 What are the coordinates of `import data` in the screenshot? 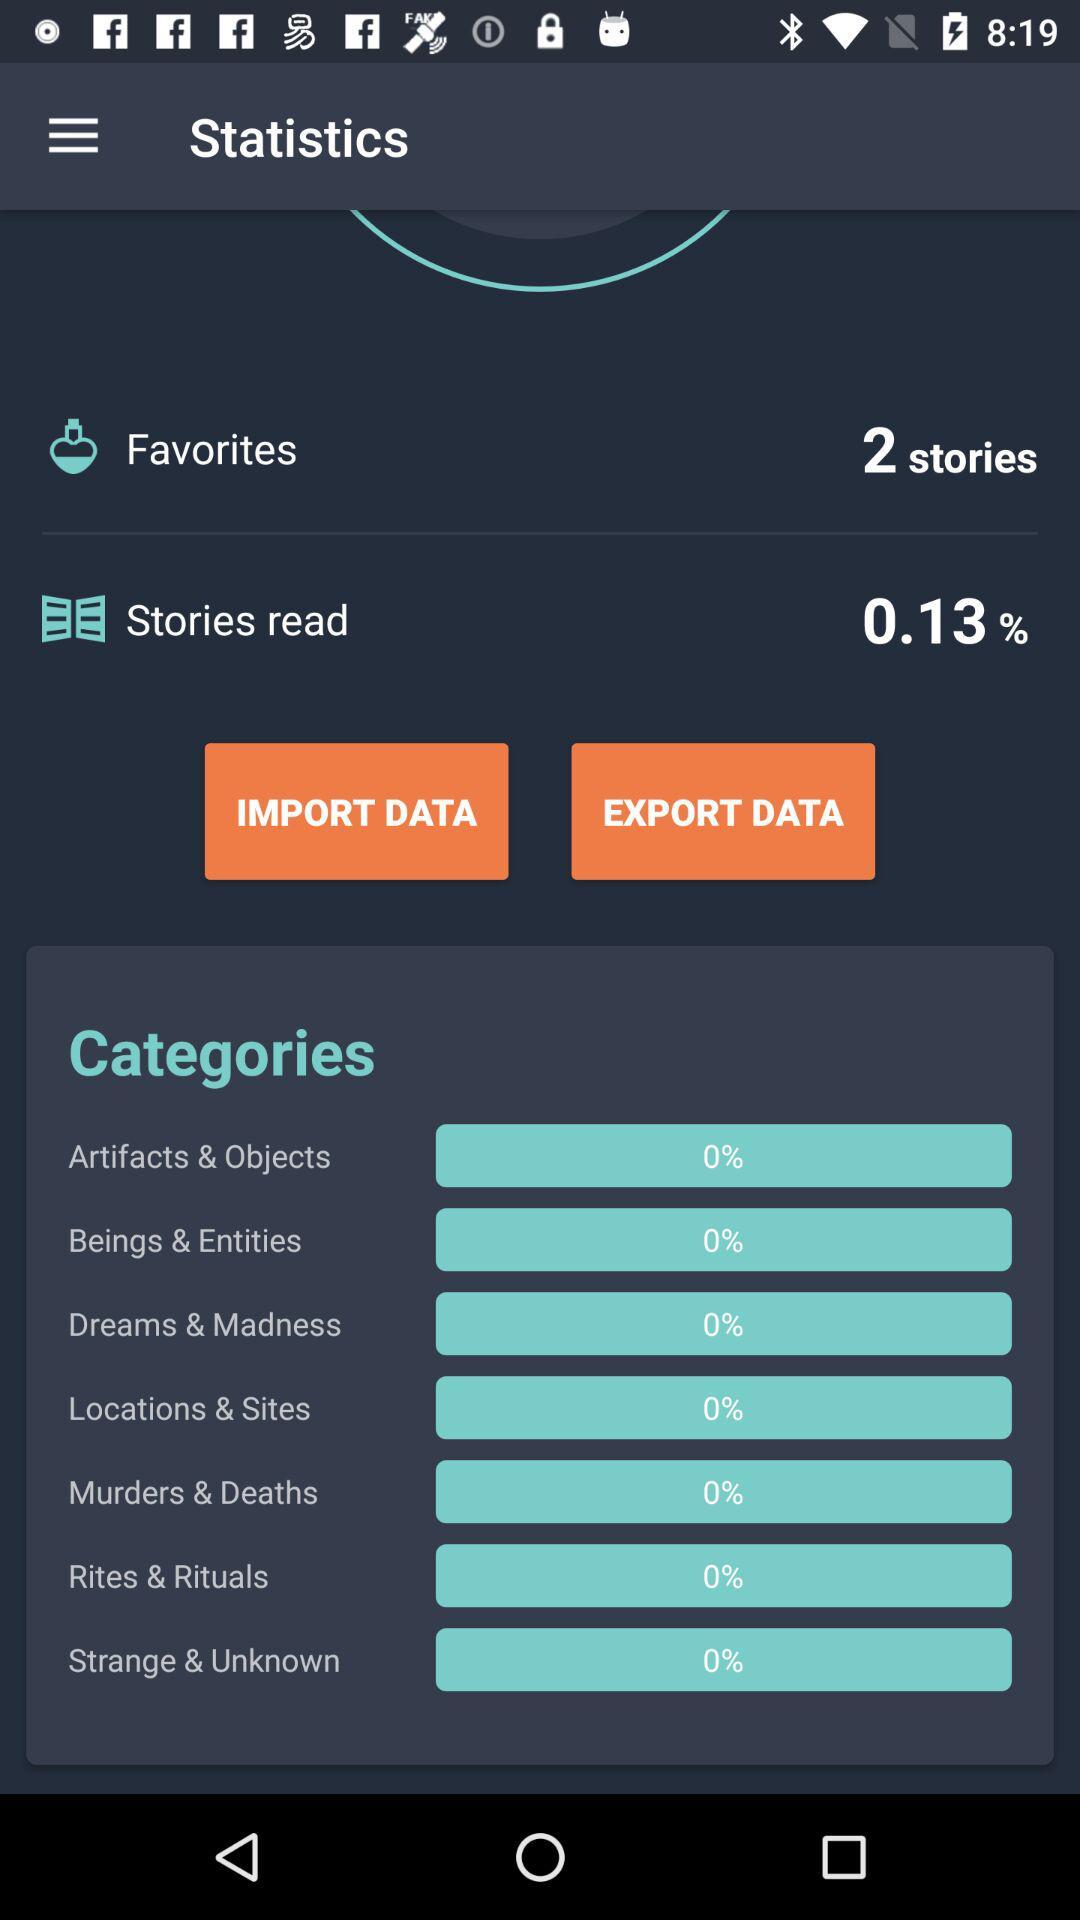 It's located at (355, 811).